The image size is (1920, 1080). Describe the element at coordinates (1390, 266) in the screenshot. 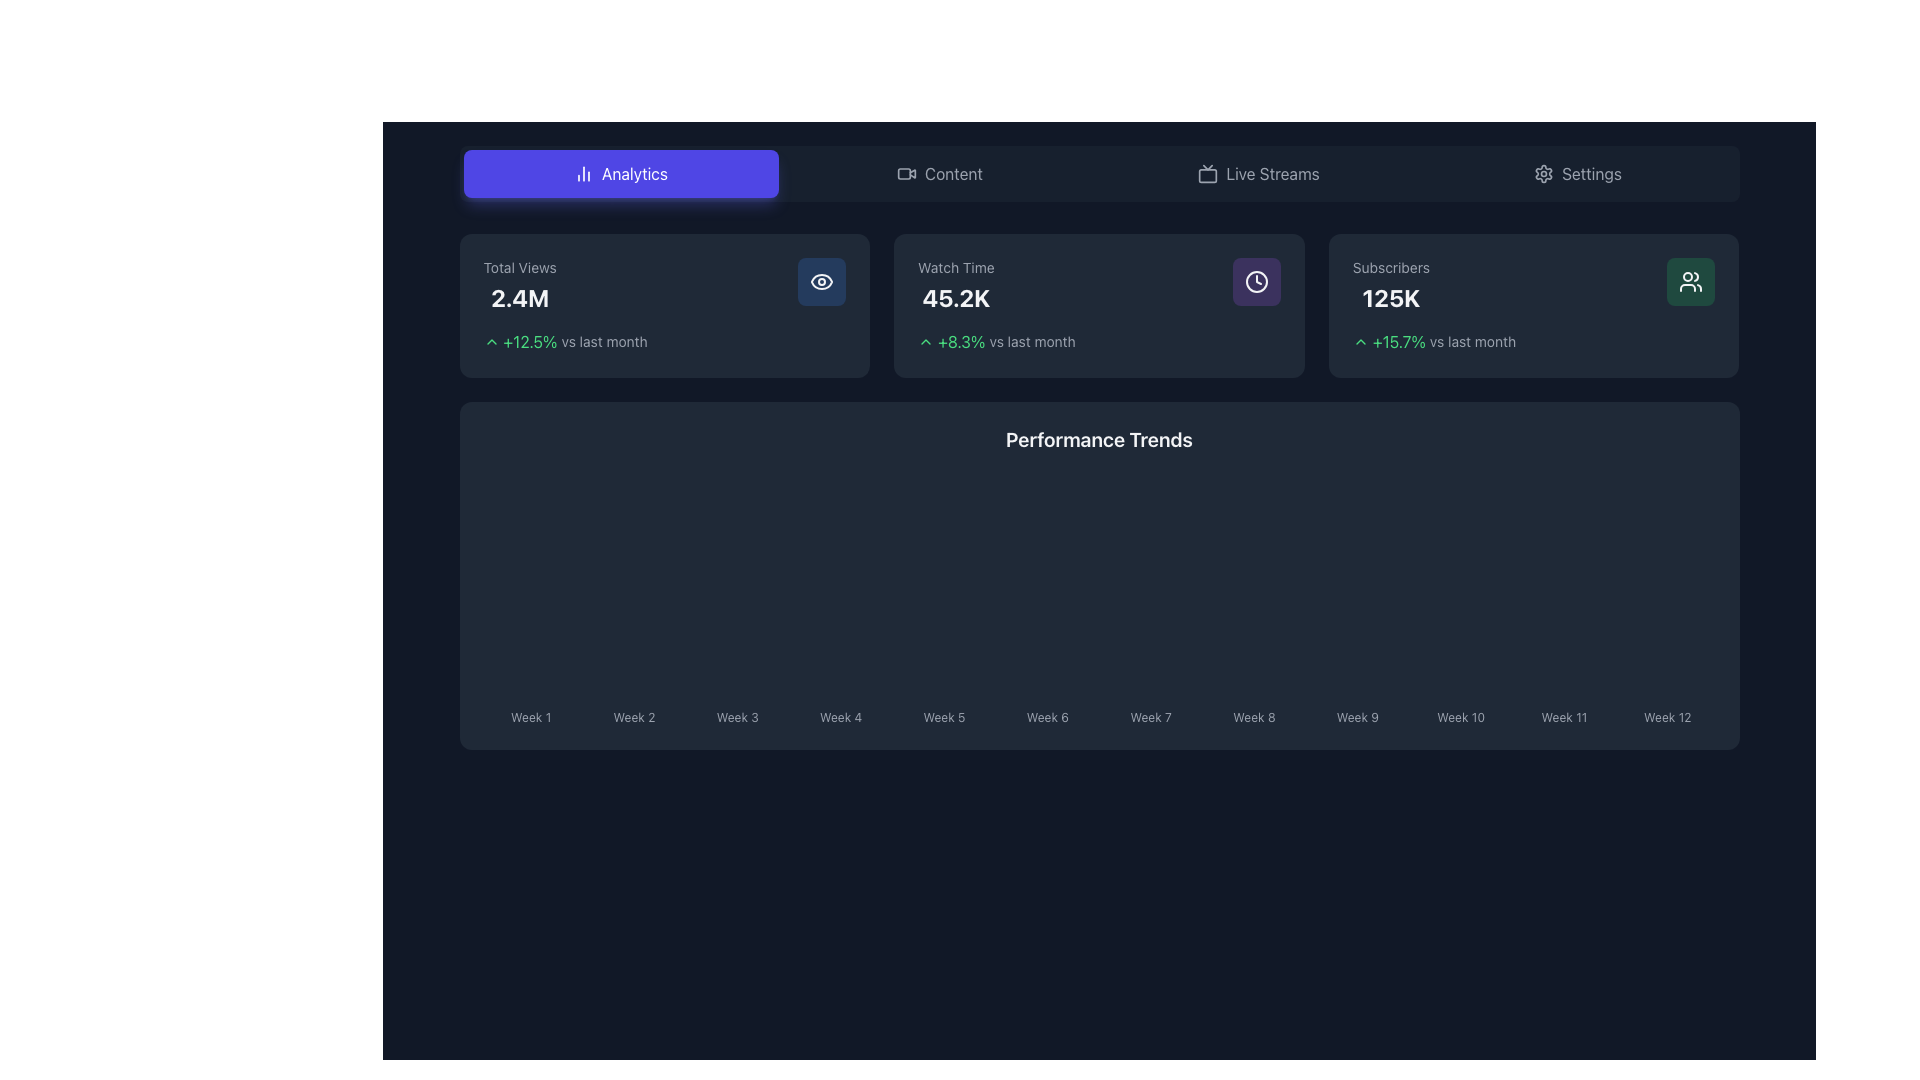

I see `the Text label that provides context for the numerical metric '125K' located in the top-right section of the interface` at that location.